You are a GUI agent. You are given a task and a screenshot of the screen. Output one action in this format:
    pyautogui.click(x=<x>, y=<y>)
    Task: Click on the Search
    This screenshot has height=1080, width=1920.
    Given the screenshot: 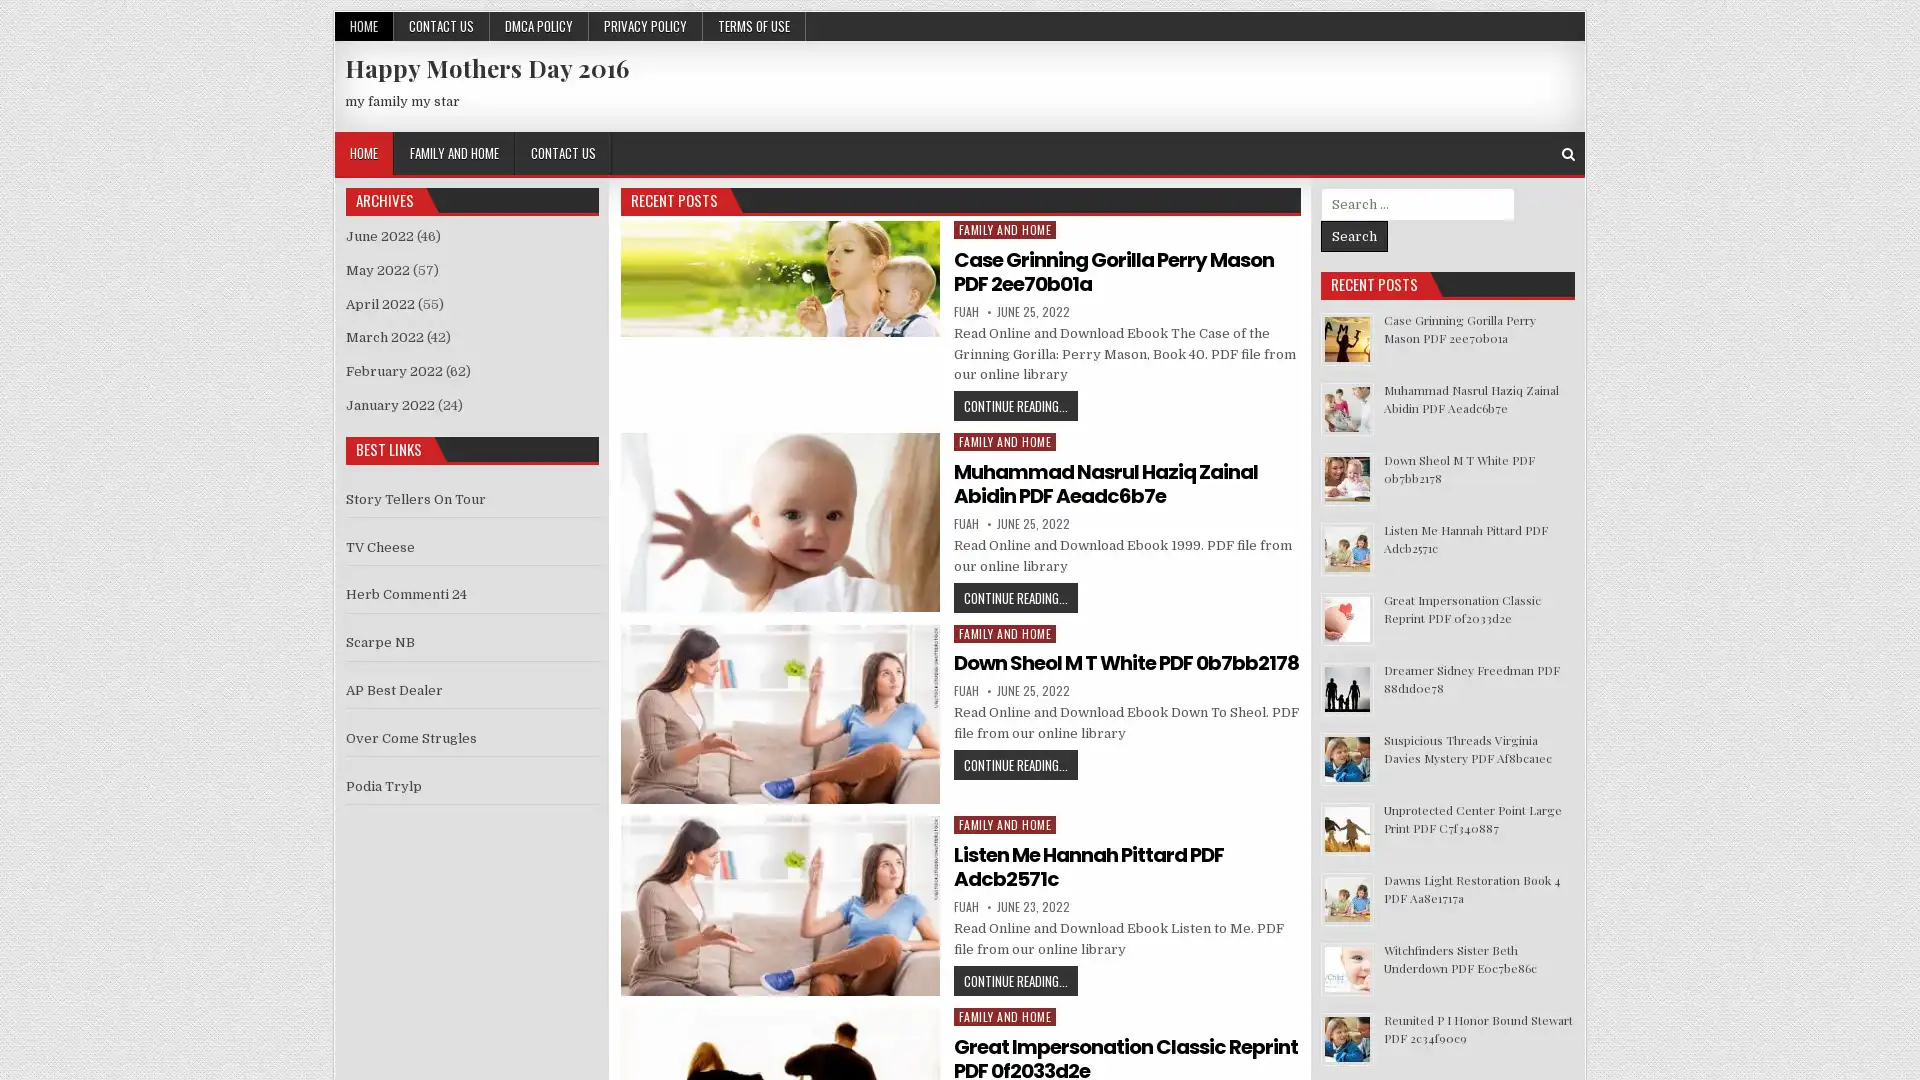 What is the action you would take?
    pyautogui.click(x=1354, y=235)
    